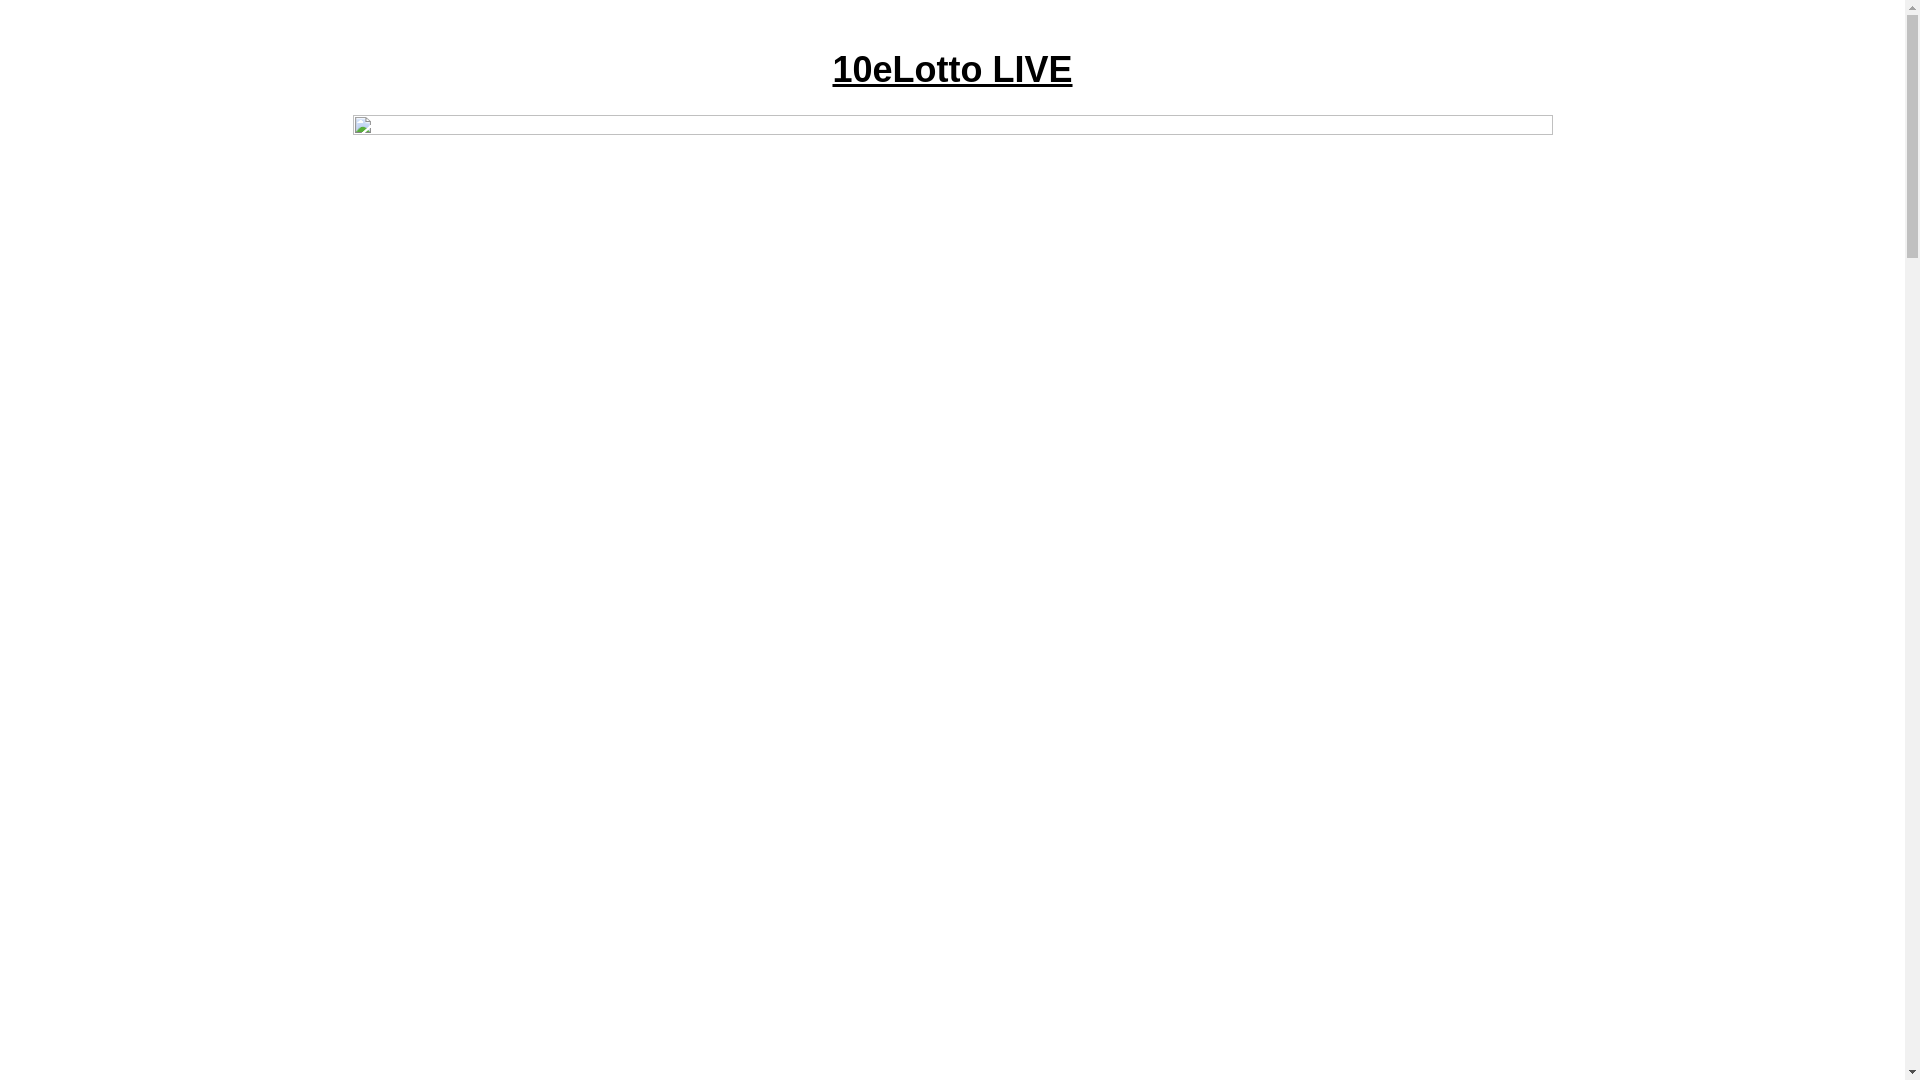 The image size is (1920, 1080). Describe the element at coordinates (950, 68) in the screenshot. I see `'10eLotto LIVE'` at that location.